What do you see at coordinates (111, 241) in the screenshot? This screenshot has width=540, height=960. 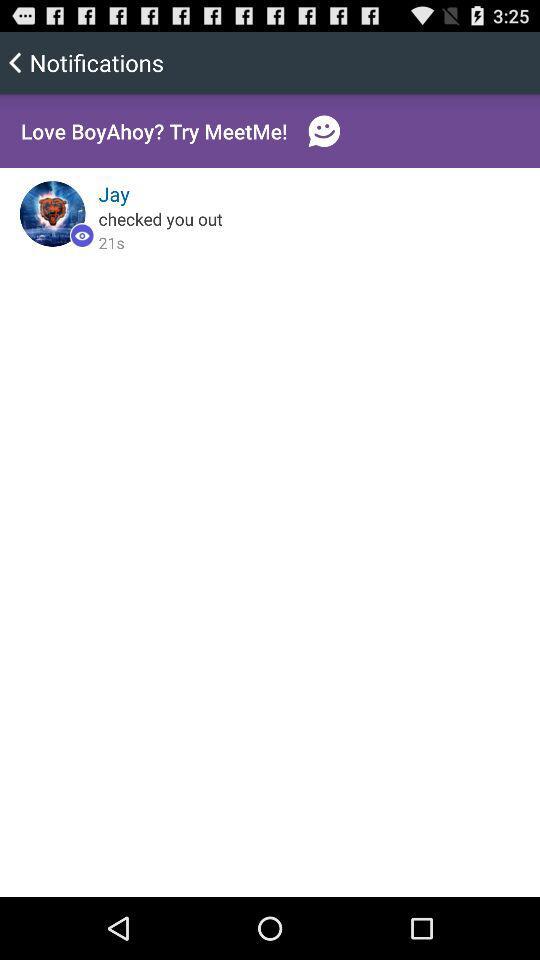 I see `the 21s app` at bounding box center [111, 241].